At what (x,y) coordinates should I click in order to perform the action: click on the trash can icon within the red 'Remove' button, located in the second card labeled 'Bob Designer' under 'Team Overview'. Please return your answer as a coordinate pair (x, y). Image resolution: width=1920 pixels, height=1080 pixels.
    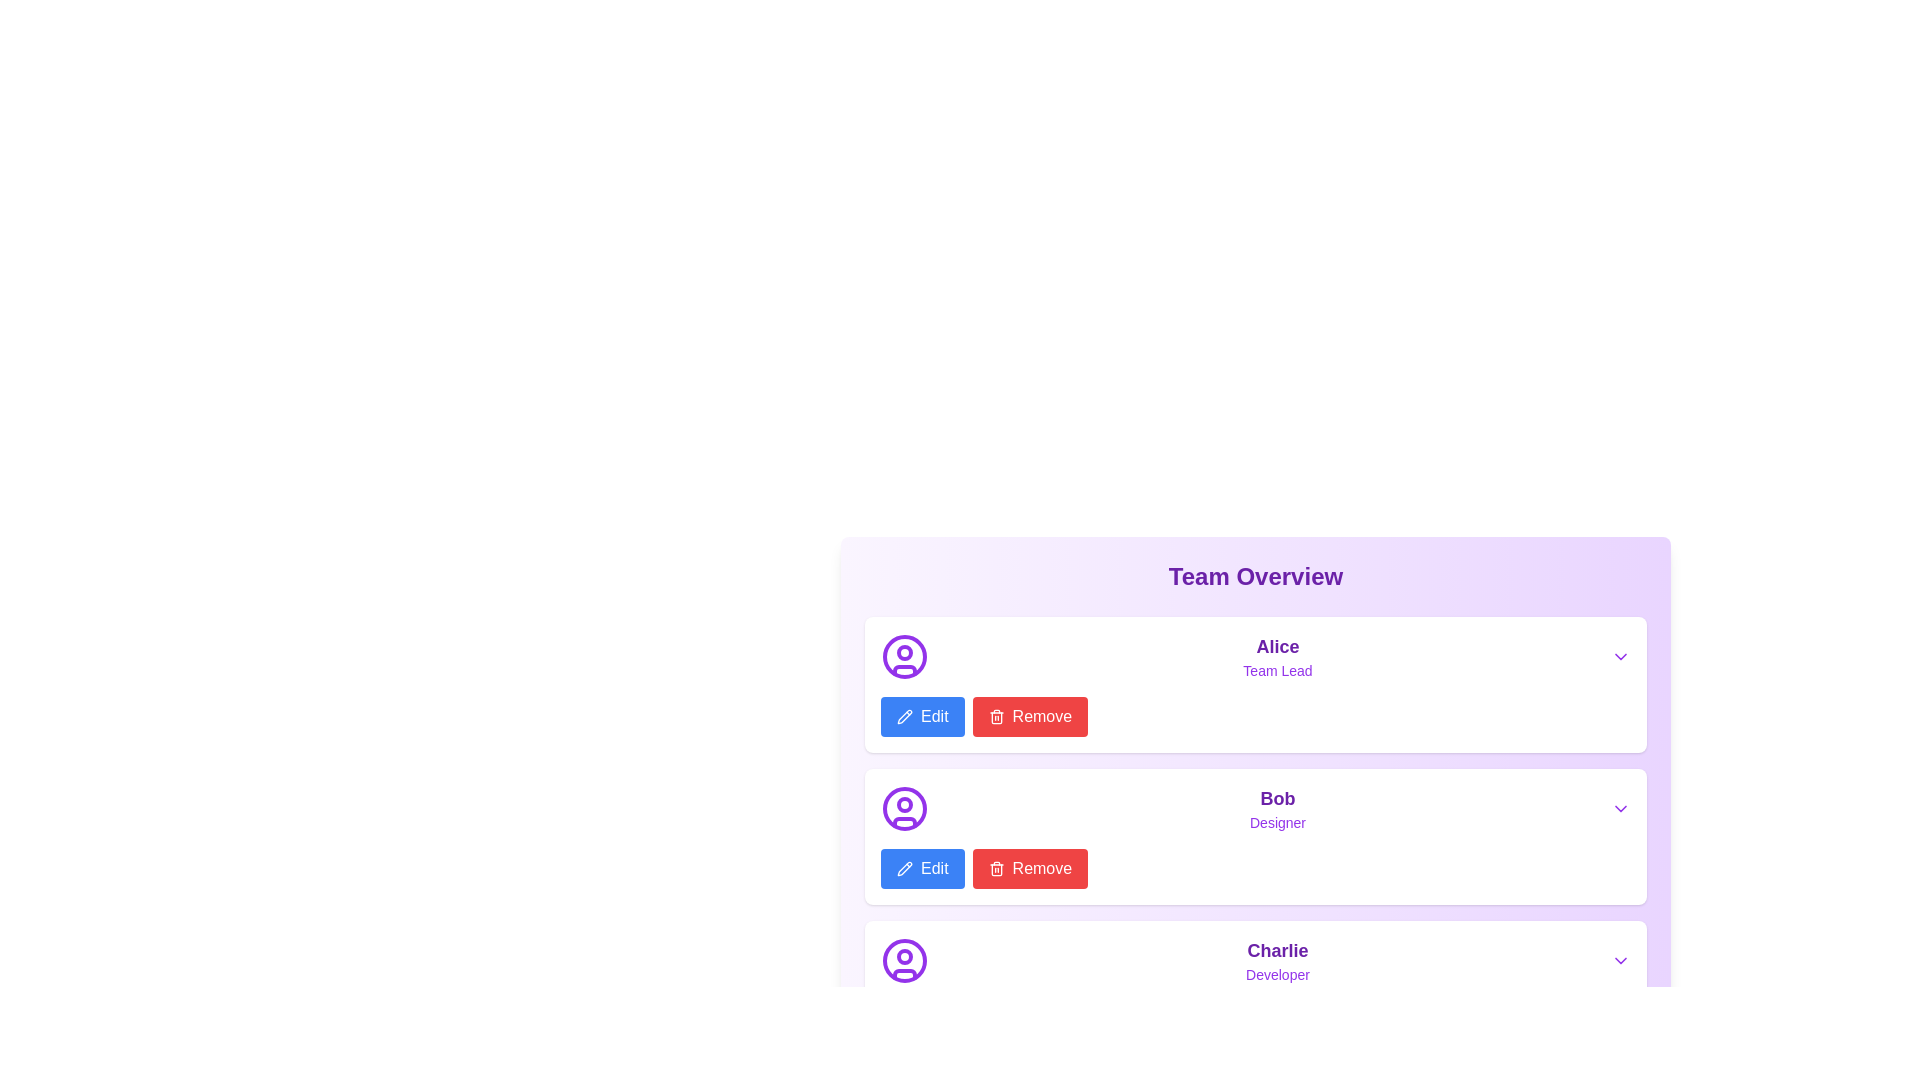
    Looking at the image, I should click on (996, 867).